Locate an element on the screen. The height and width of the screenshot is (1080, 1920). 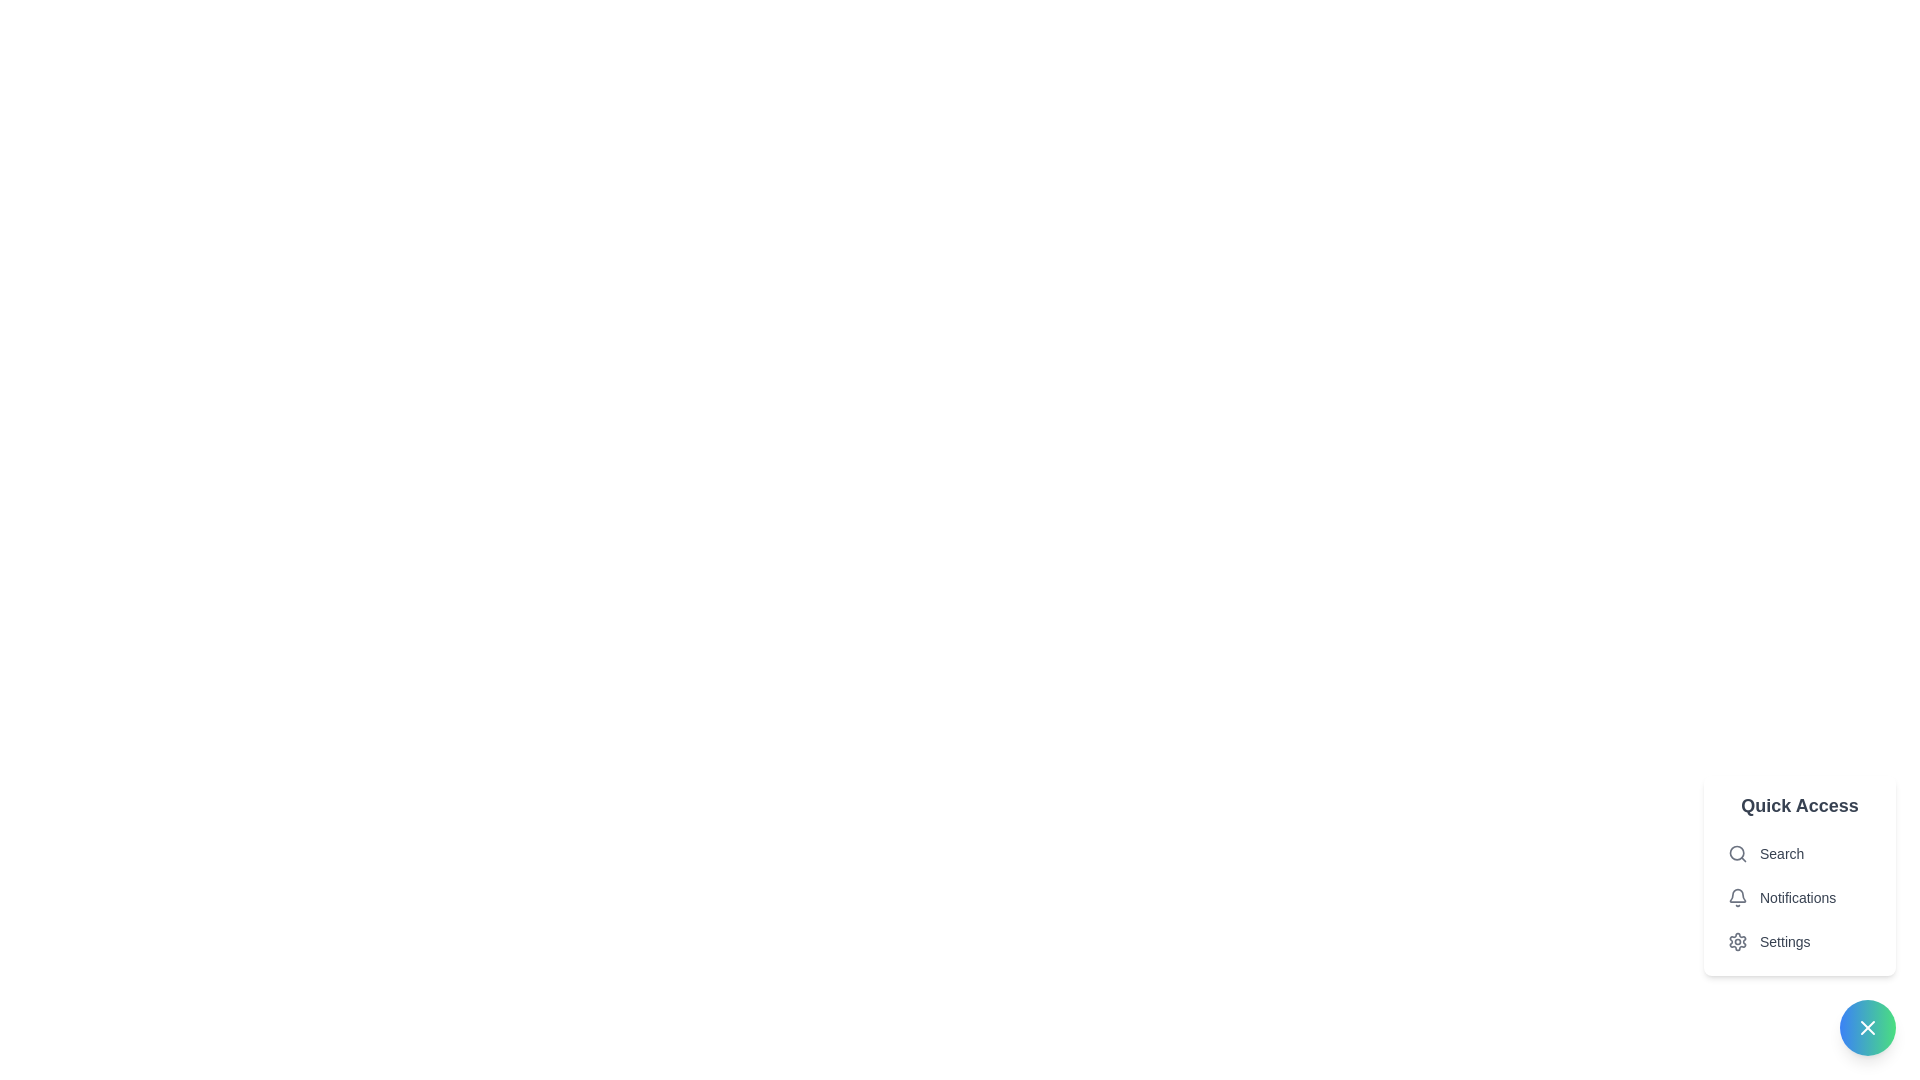
the 'Notifications' button, which is the second item in the floating menu with a bell icon is located at coordinates (1800, 897).